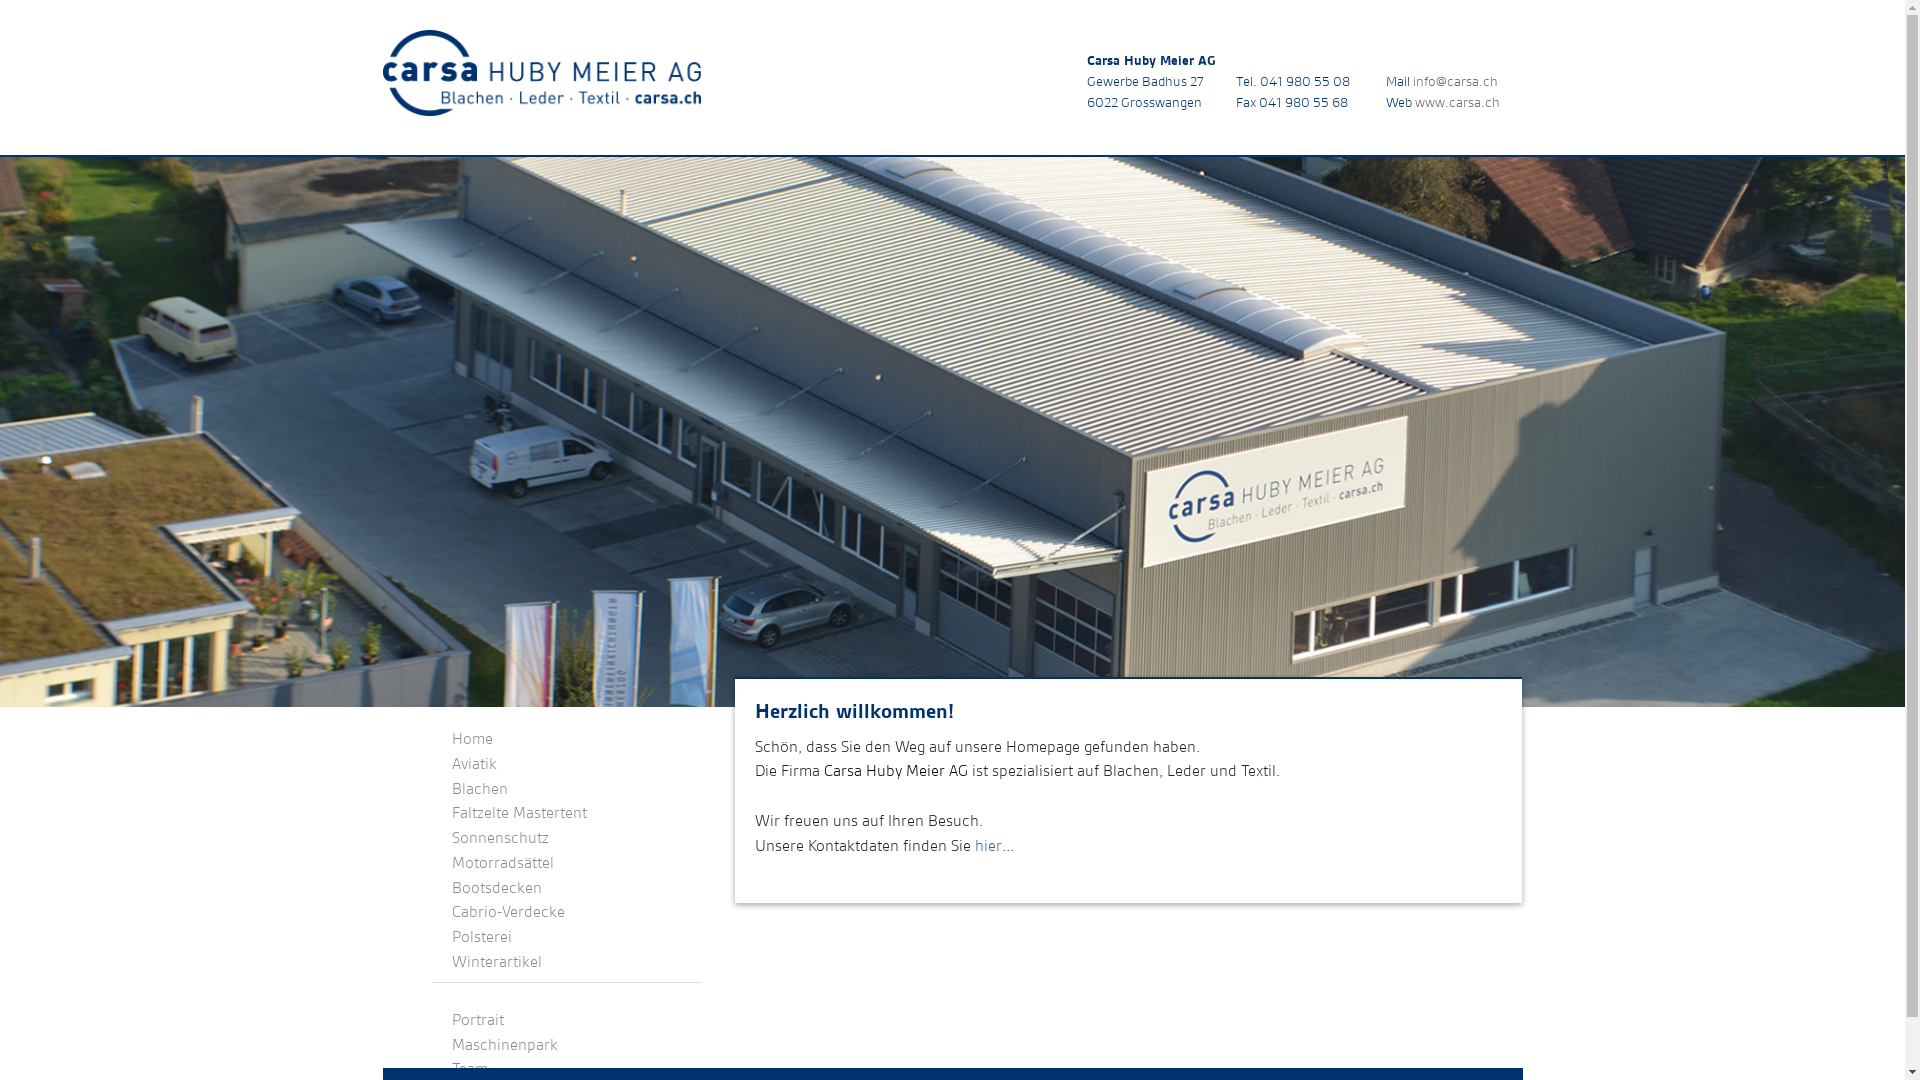 This screenshot has height=1080, width=1920. I want to click on 'Sonnenschutz', so click(500, 837).